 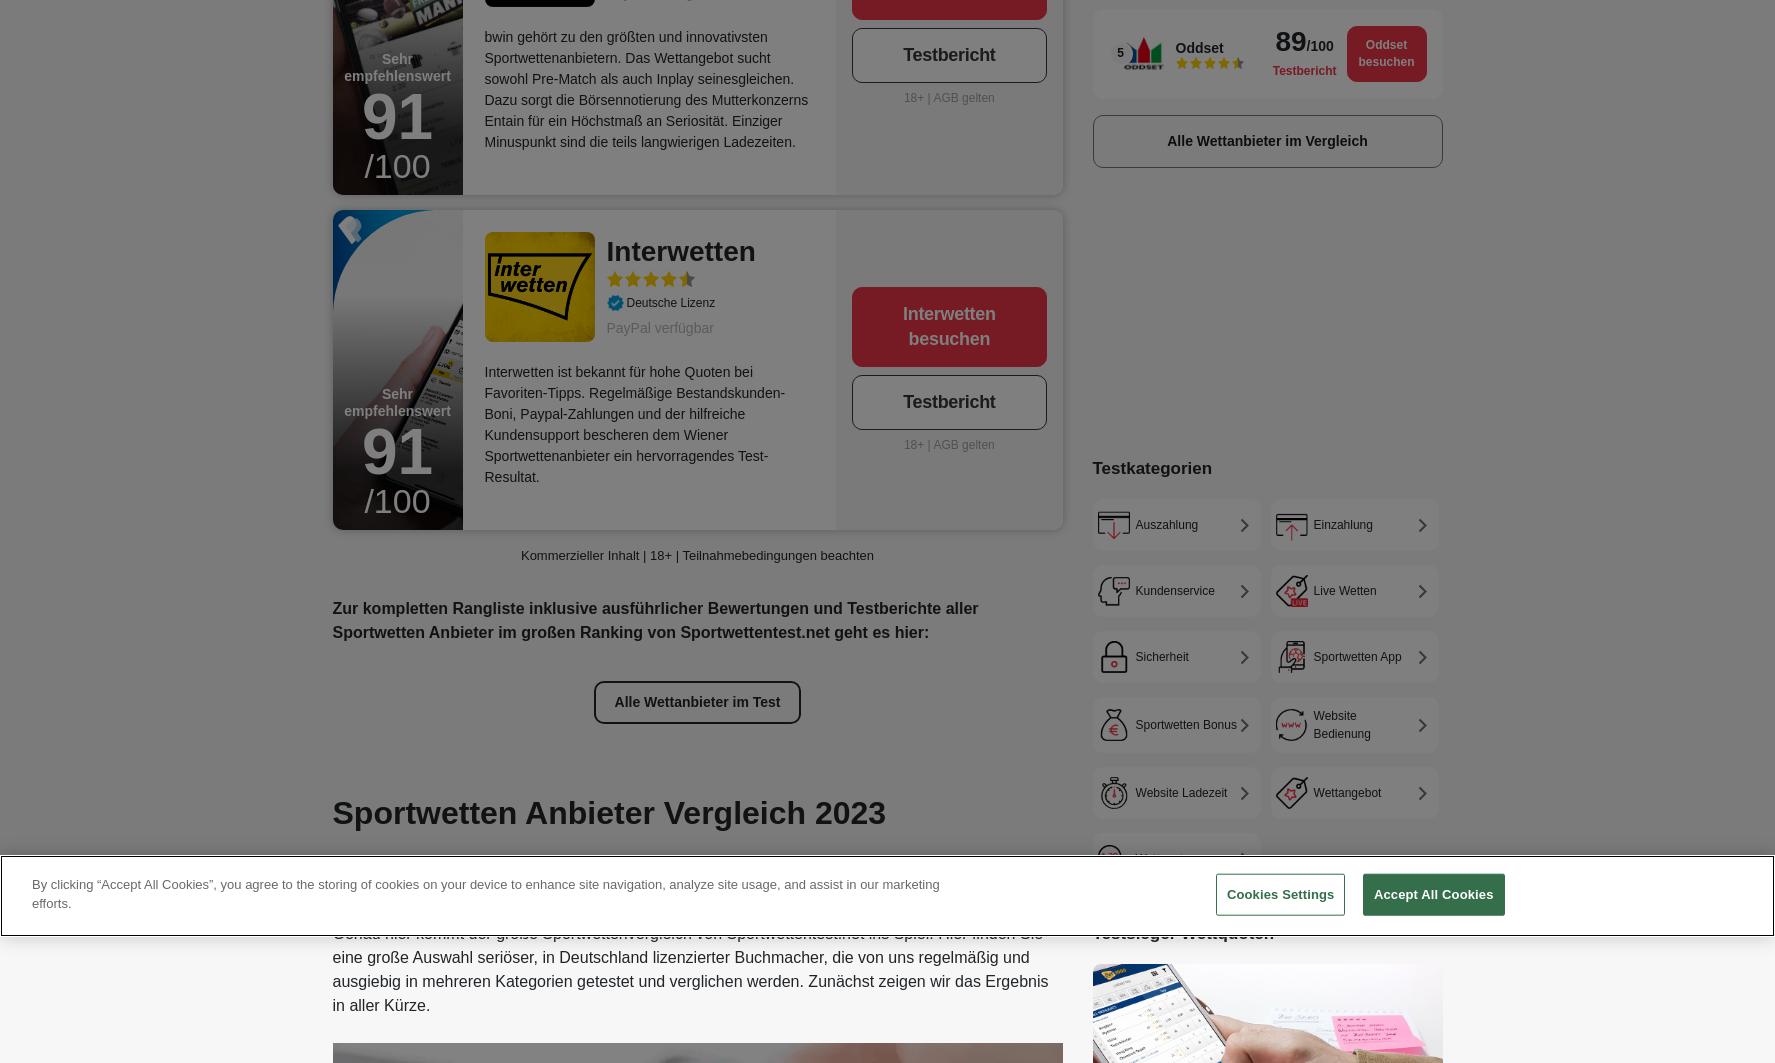 What do you see at coordinates (1165, 523) in the screenshot?
I see `'Auszahlung'` at bounding box center [1165, 523].